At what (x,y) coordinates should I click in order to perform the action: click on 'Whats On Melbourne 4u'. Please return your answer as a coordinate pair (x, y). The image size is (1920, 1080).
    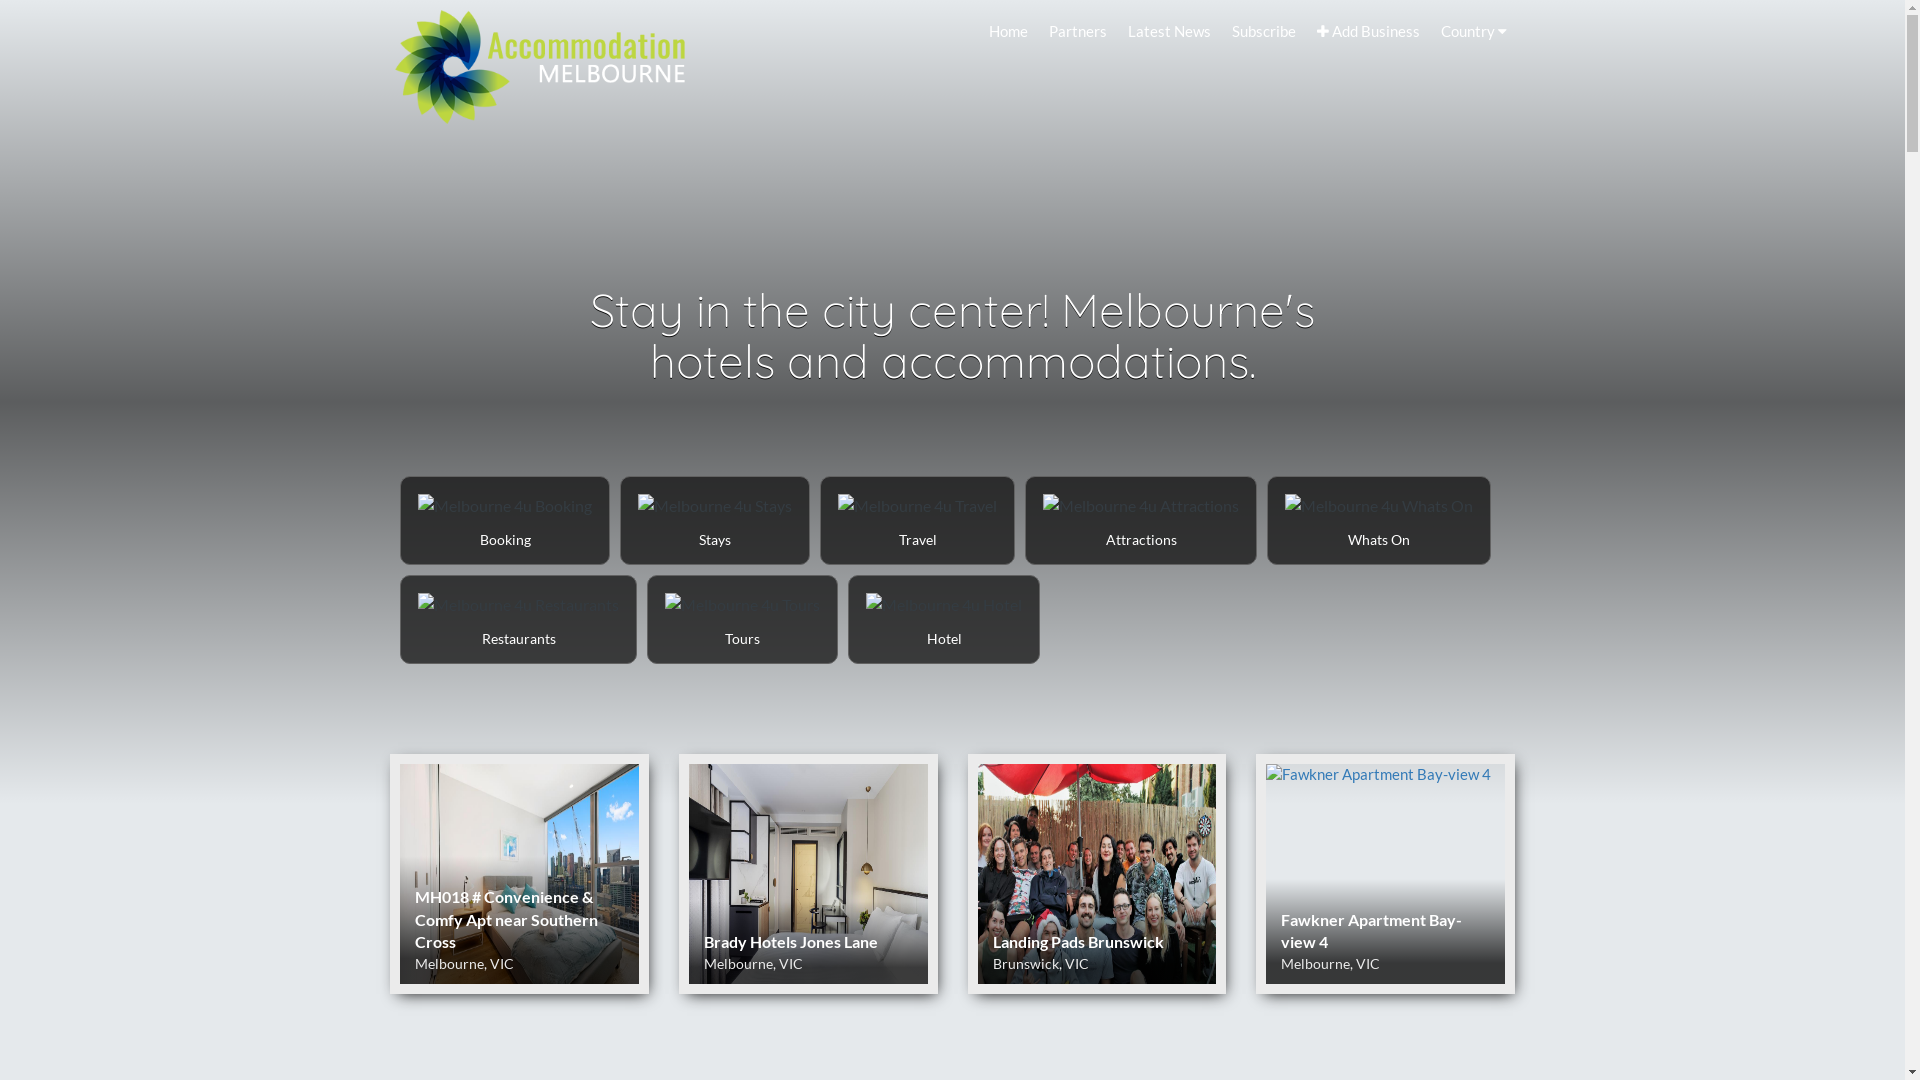
    Looking at the image, I should click on (1266, 519).